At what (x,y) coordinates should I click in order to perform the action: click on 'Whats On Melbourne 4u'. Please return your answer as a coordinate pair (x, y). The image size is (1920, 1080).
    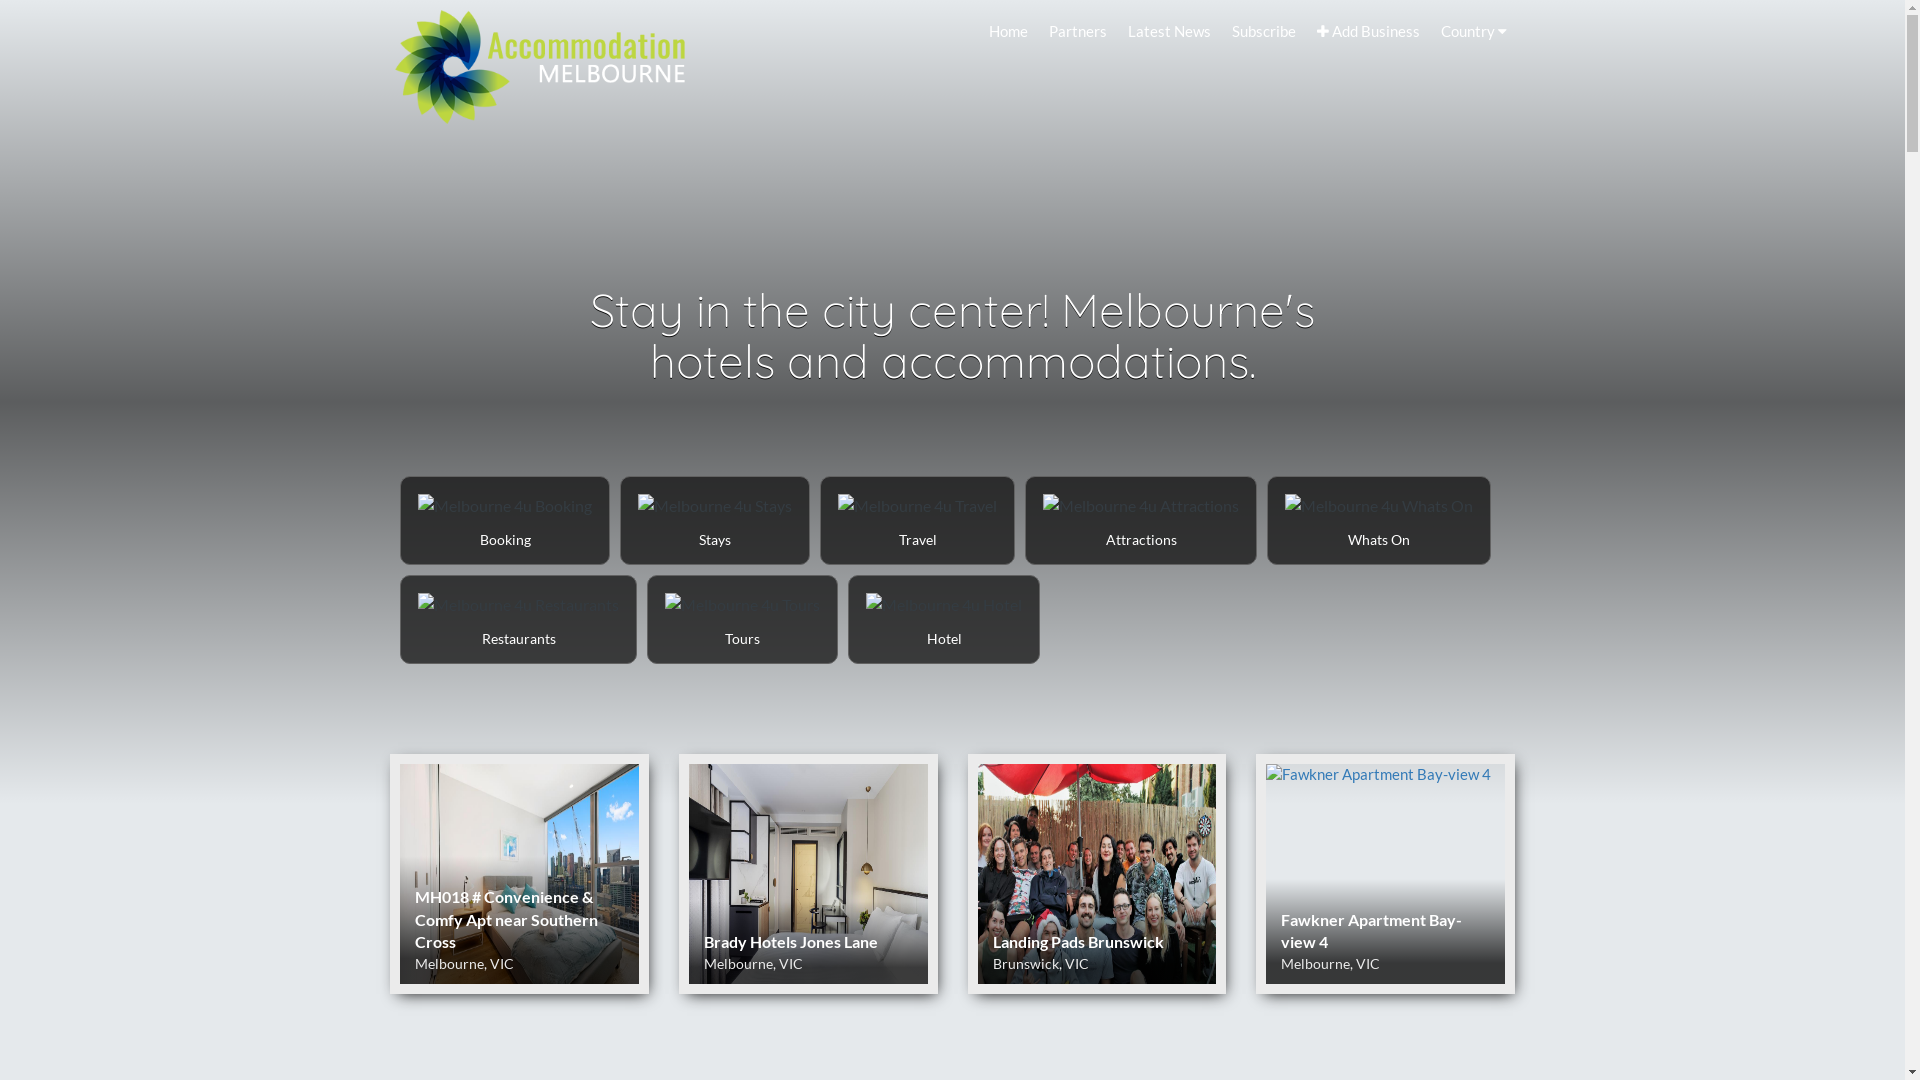
    Looking at the image, I should click on (1266, 519).